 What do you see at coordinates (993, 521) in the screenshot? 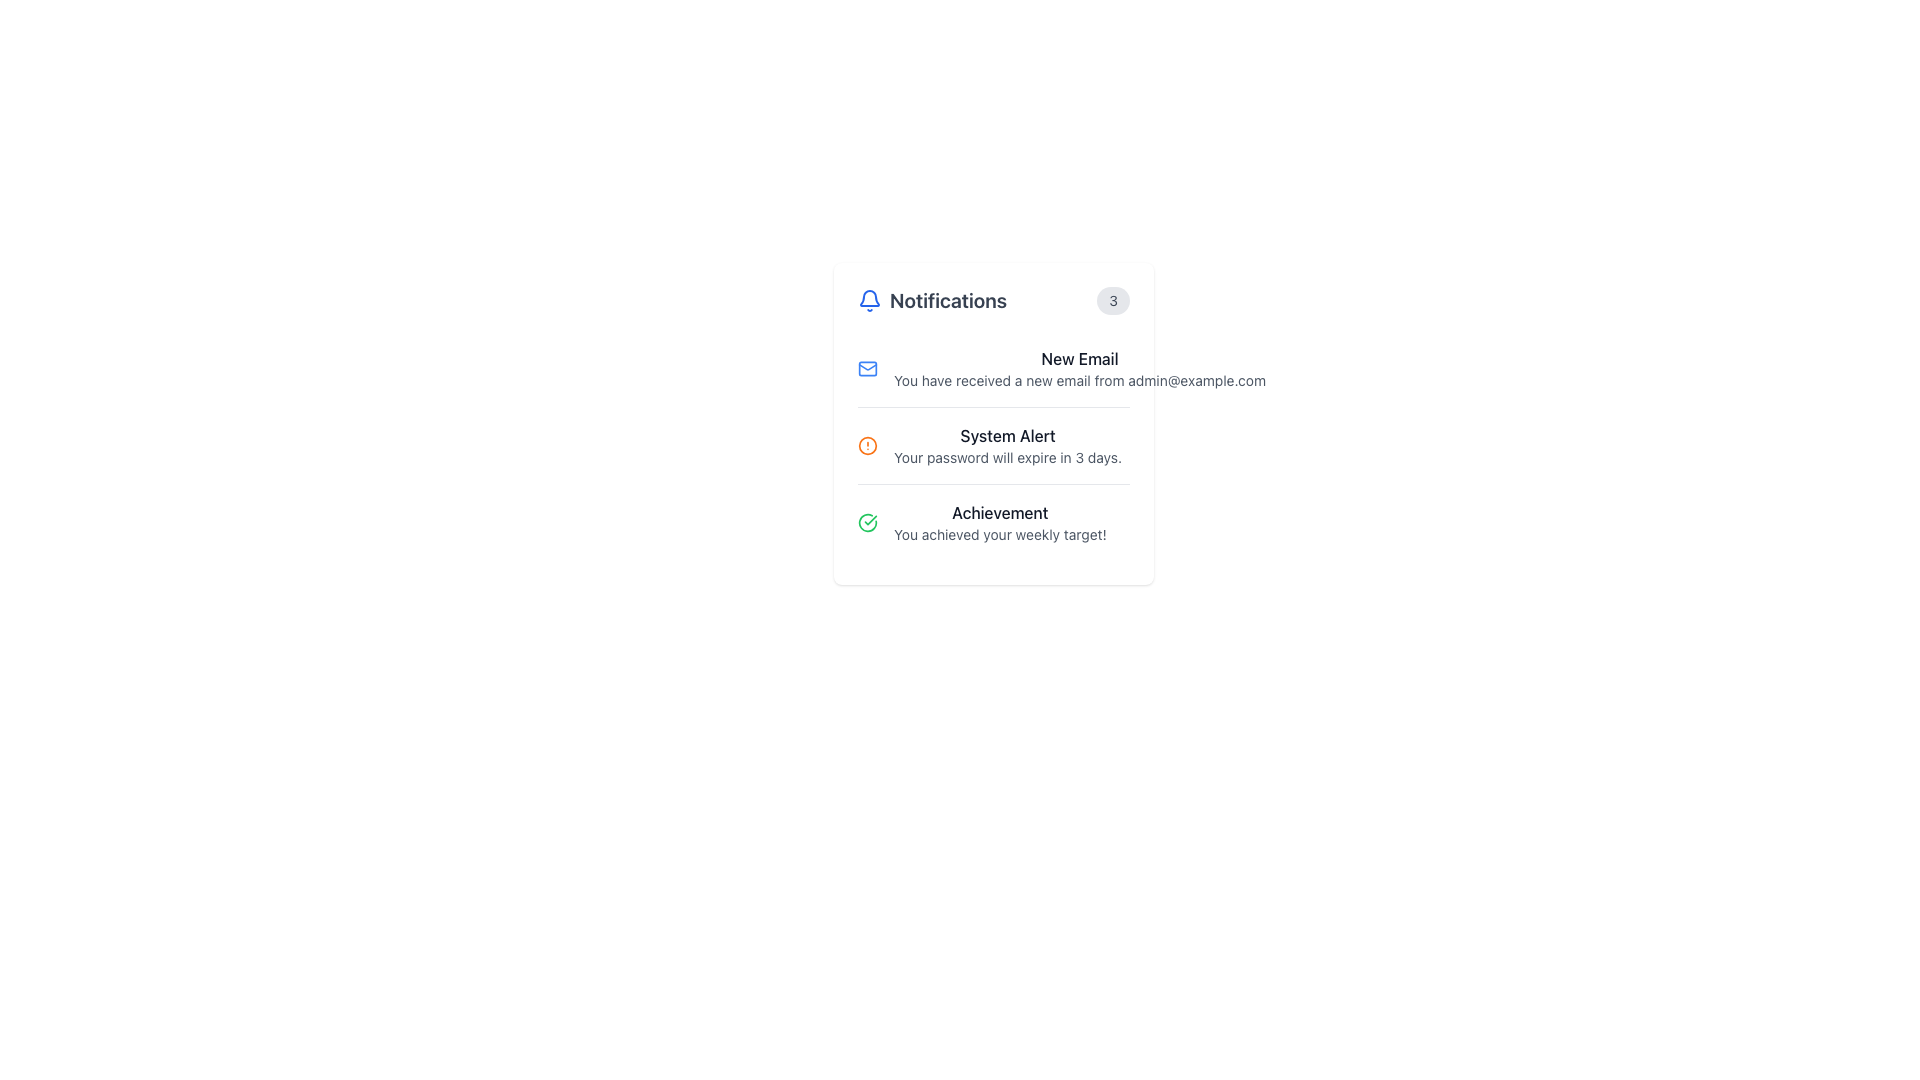
I see `notification text of the Notification item that displays 'Achievement' and 'You achieved your weekly target!'` at bounding box center [993, 521].